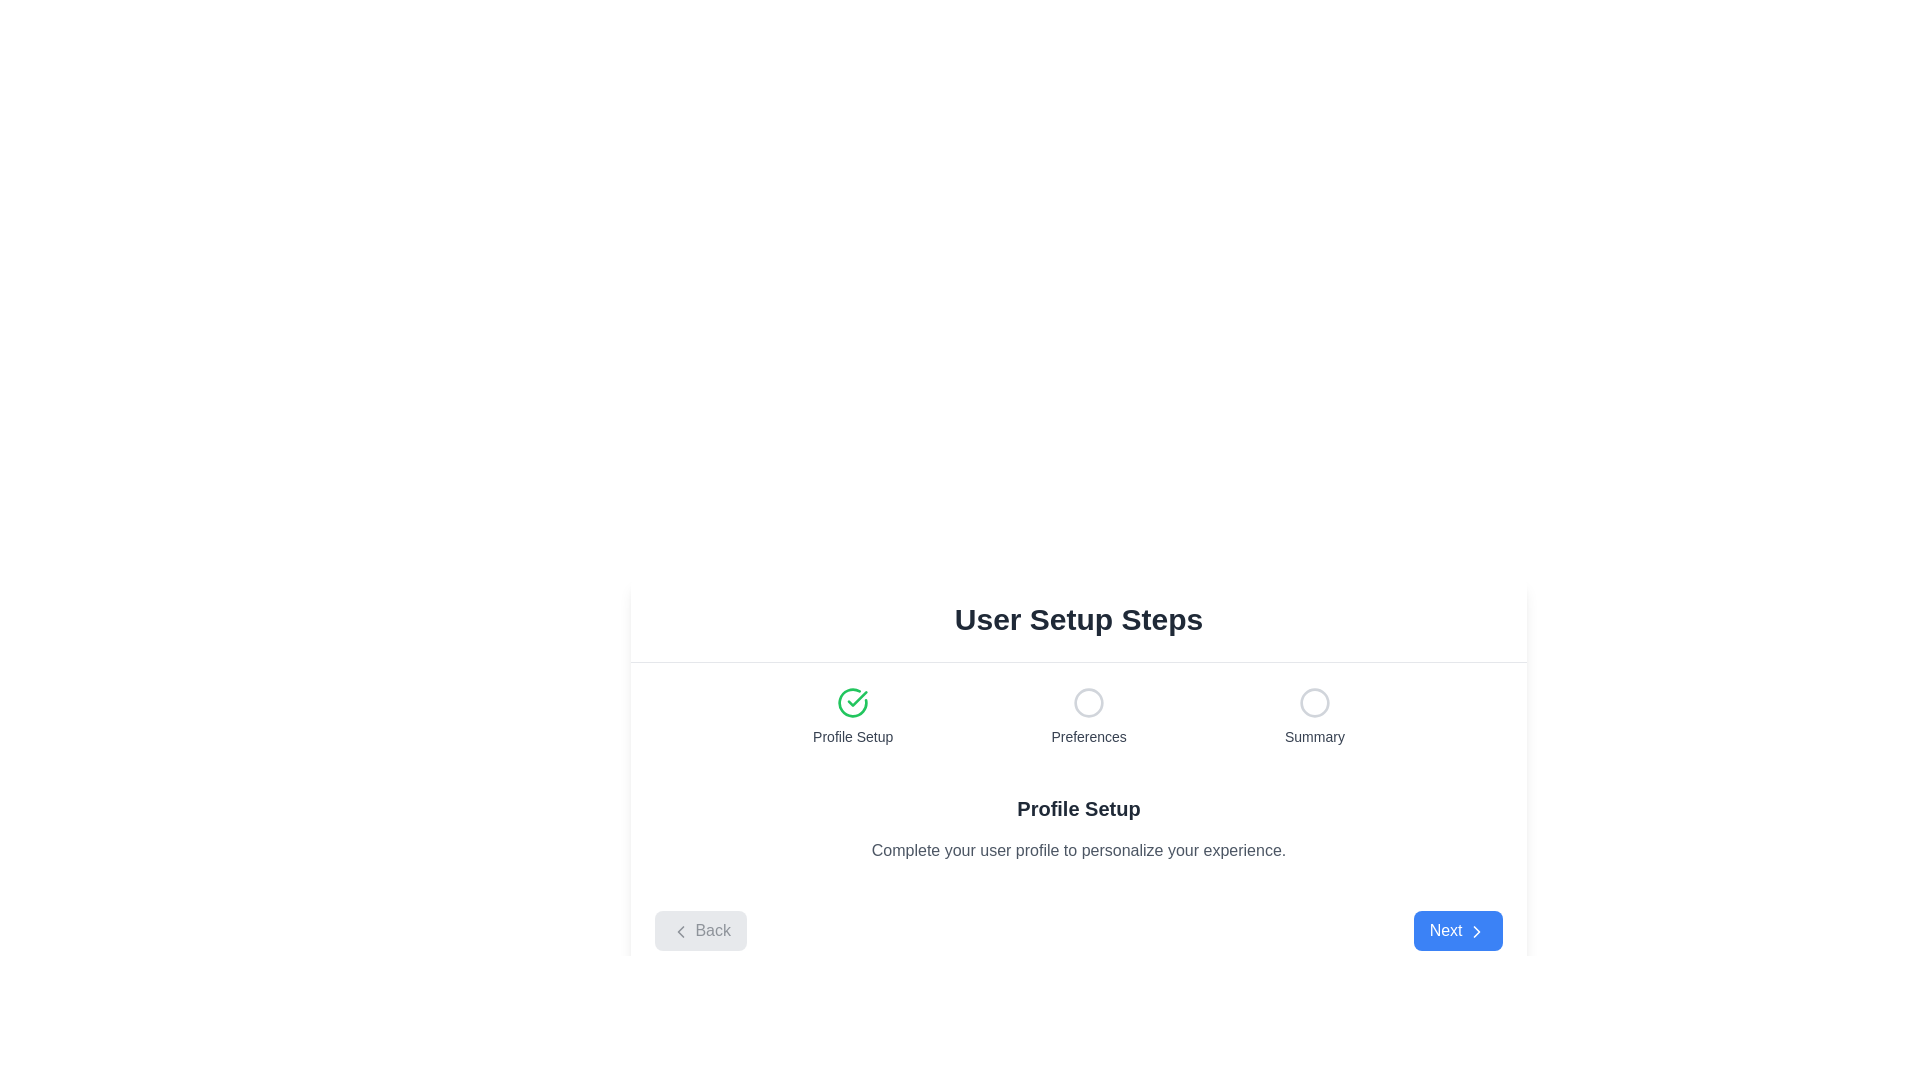 The height and width of the screenshot is (1080, 1920). Describe the element at coordinates (1315, 736) in the screenshot. I see `the 'Summary' text element, which is styled in gray and located in the third step of the horizontal stepper layout under a circular icon` at that location.